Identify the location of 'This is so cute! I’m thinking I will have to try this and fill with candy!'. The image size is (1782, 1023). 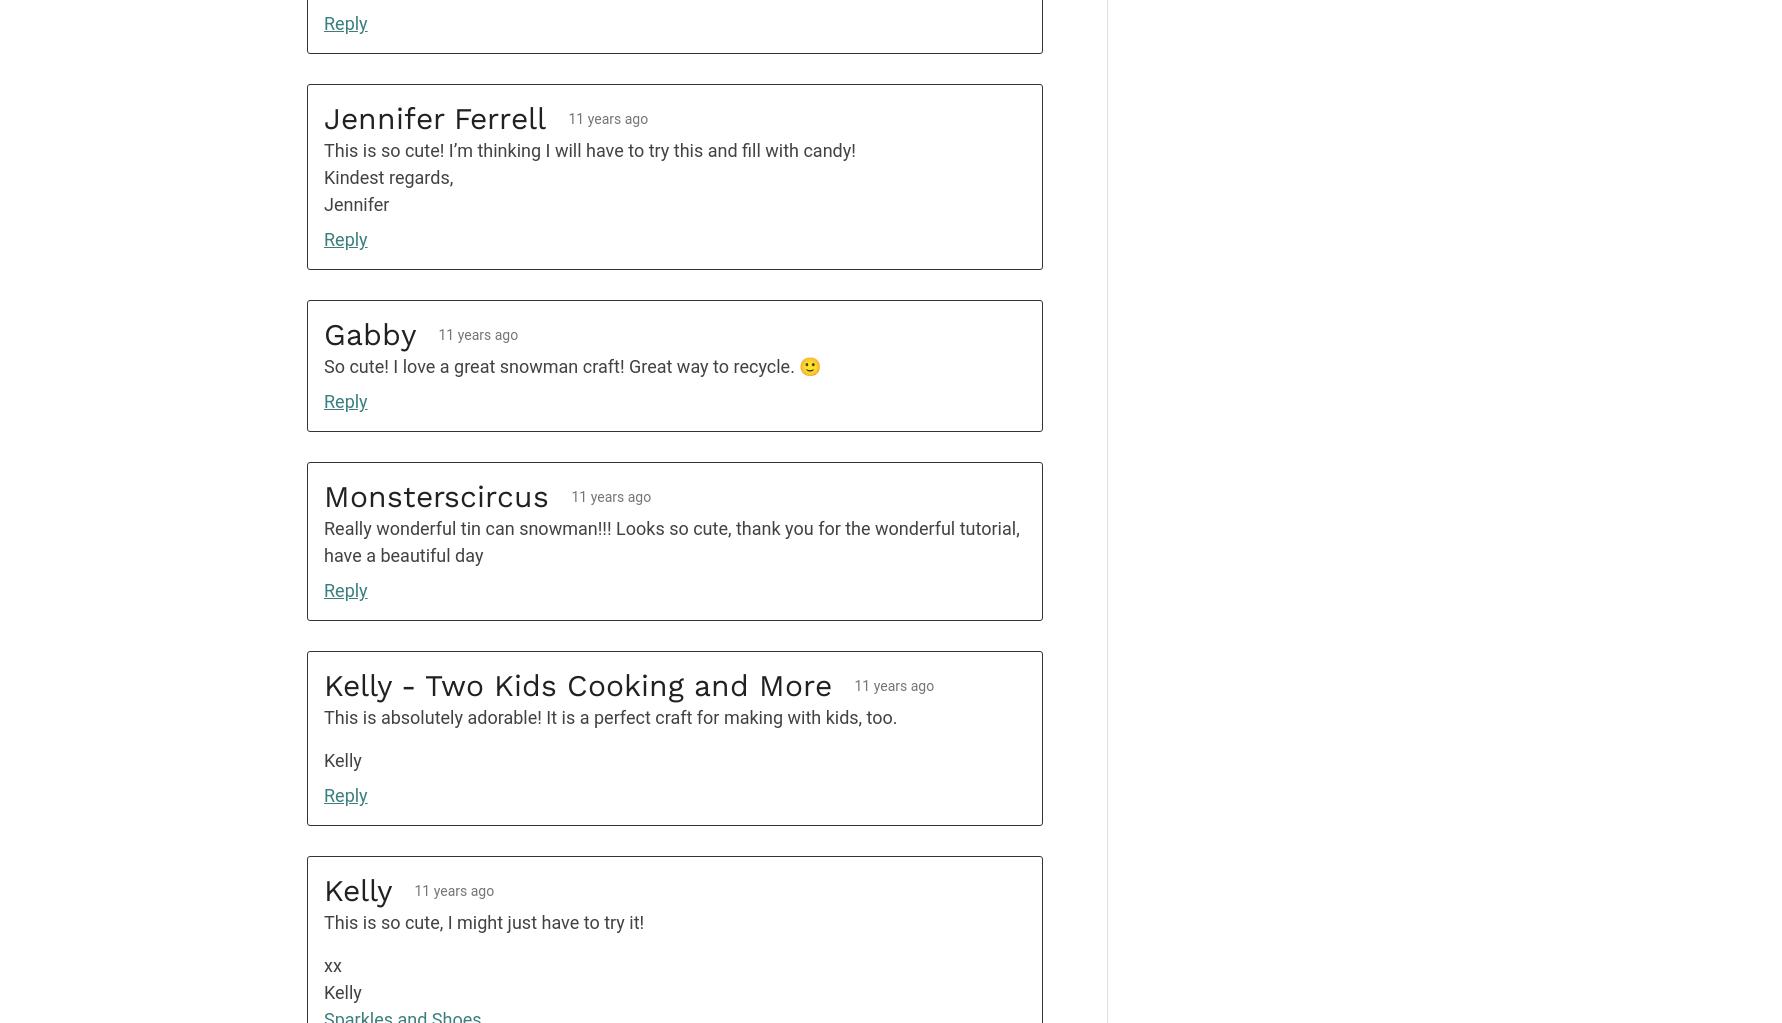
(589, 149).